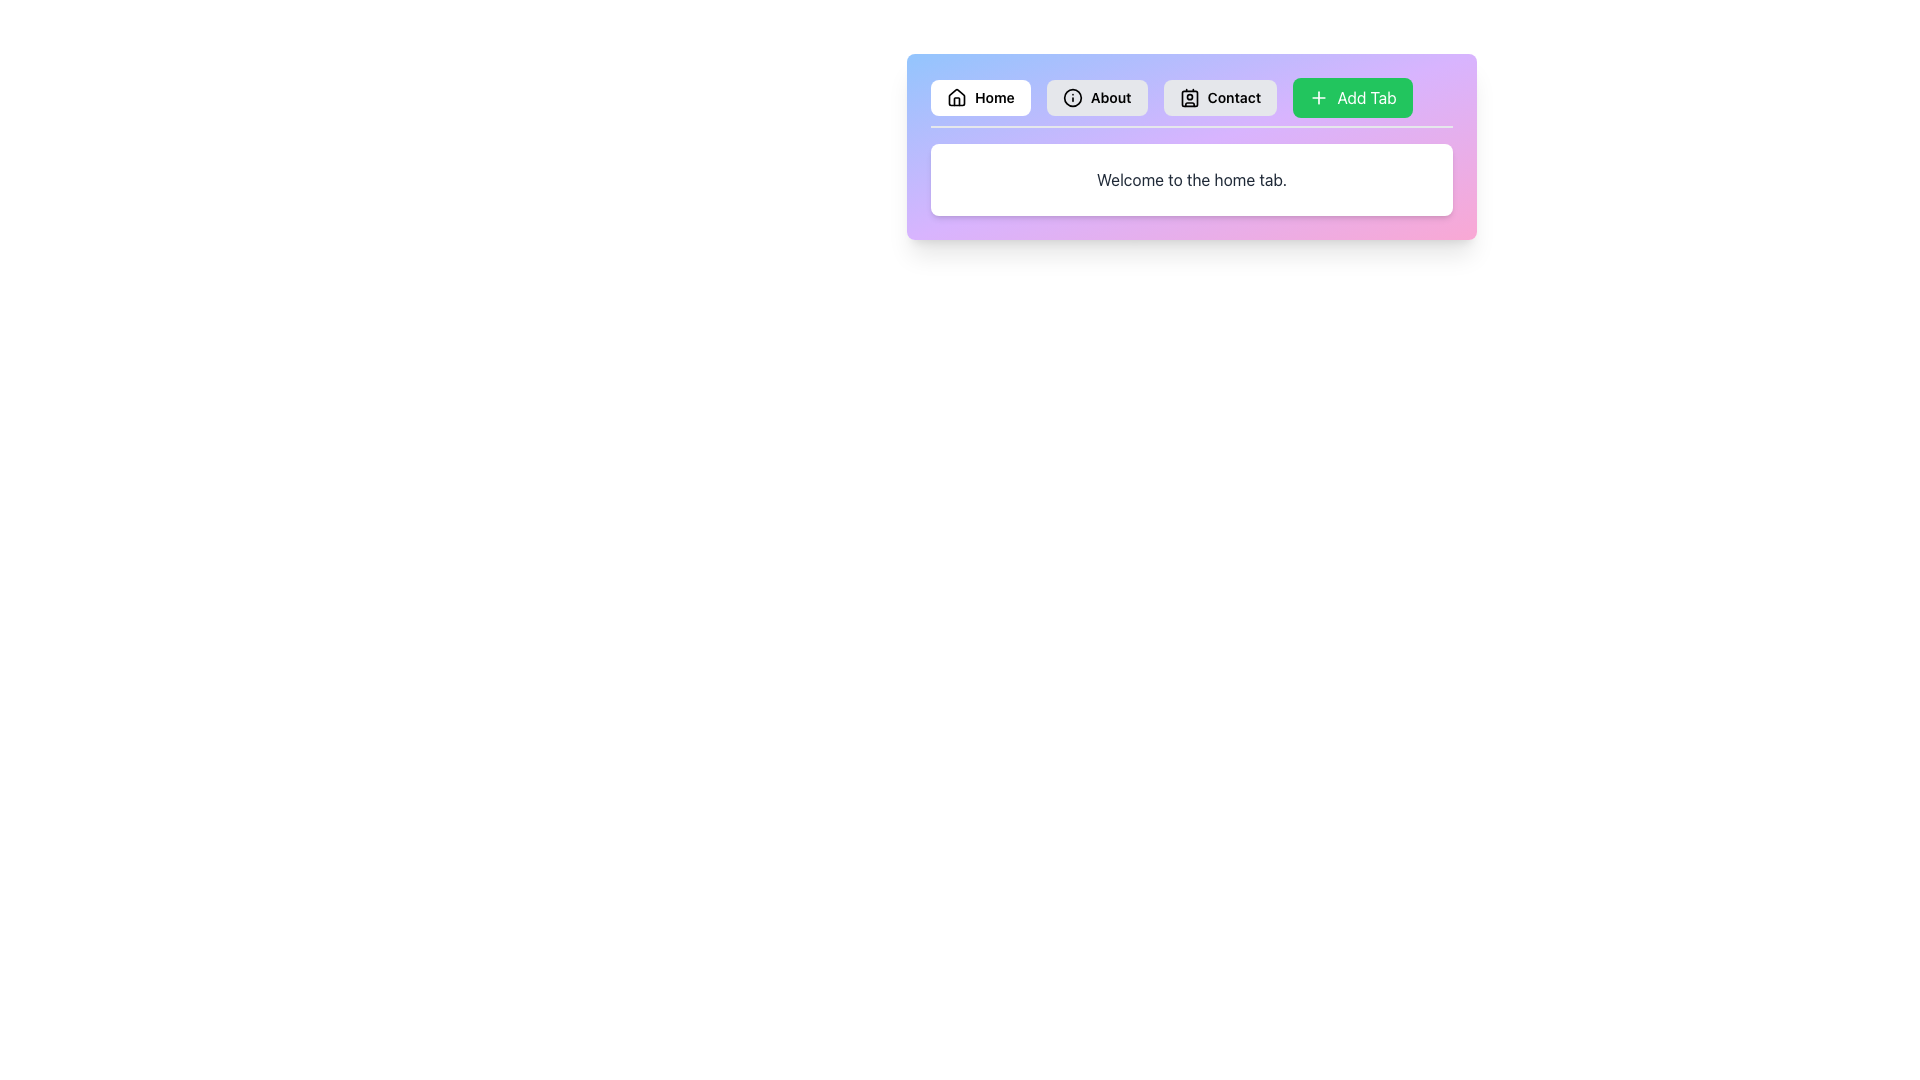 The height and width of the screenshot is (1080, 1920). What do you see at coordinates (1366, 97) in the screenshot?
I see `text from the 'Add Tab' text label, which is displayed in bold white on a green background within a rounded rectangular button in the top menu bar` at bounding box center [1366, 97].